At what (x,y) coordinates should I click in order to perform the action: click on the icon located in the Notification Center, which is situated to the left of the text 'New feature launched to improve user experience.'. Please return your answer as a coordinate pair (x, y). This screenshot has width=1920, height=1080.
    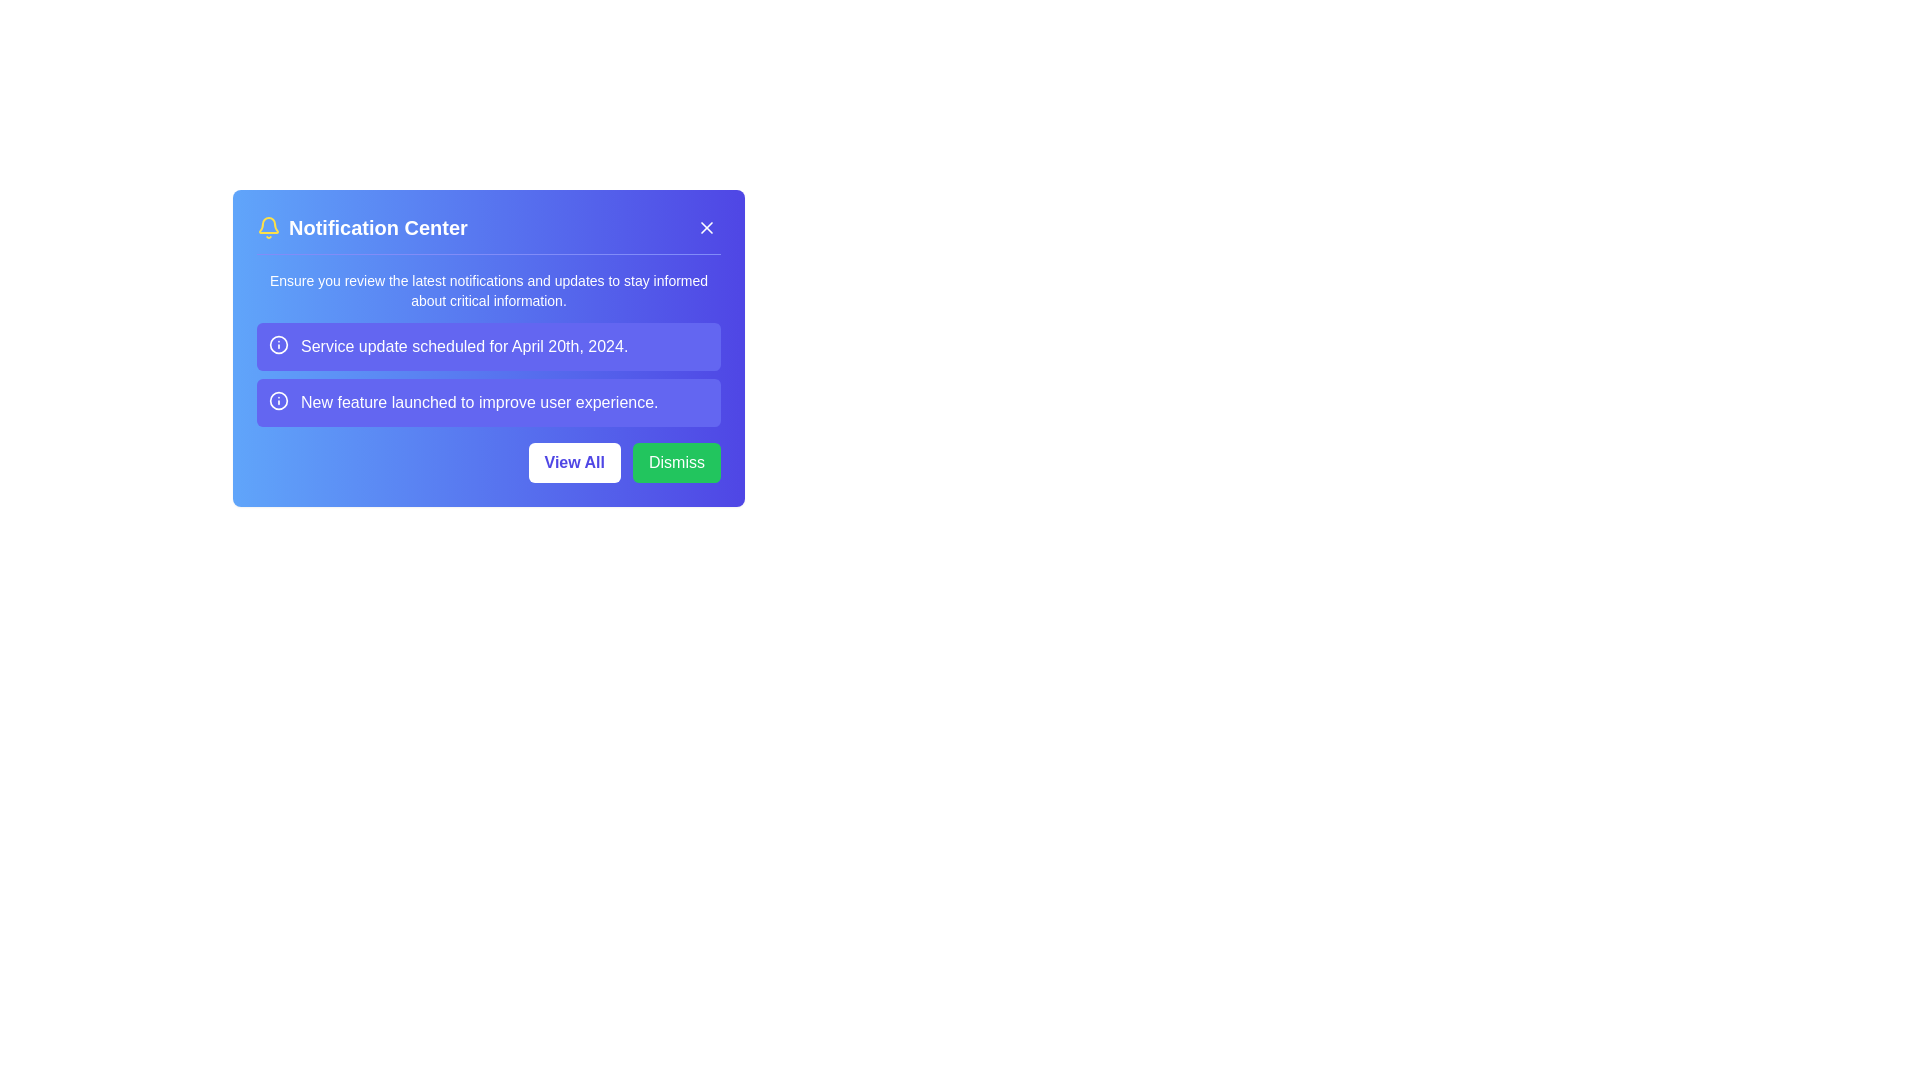
    Looking at the image, I should click on (277, 401).